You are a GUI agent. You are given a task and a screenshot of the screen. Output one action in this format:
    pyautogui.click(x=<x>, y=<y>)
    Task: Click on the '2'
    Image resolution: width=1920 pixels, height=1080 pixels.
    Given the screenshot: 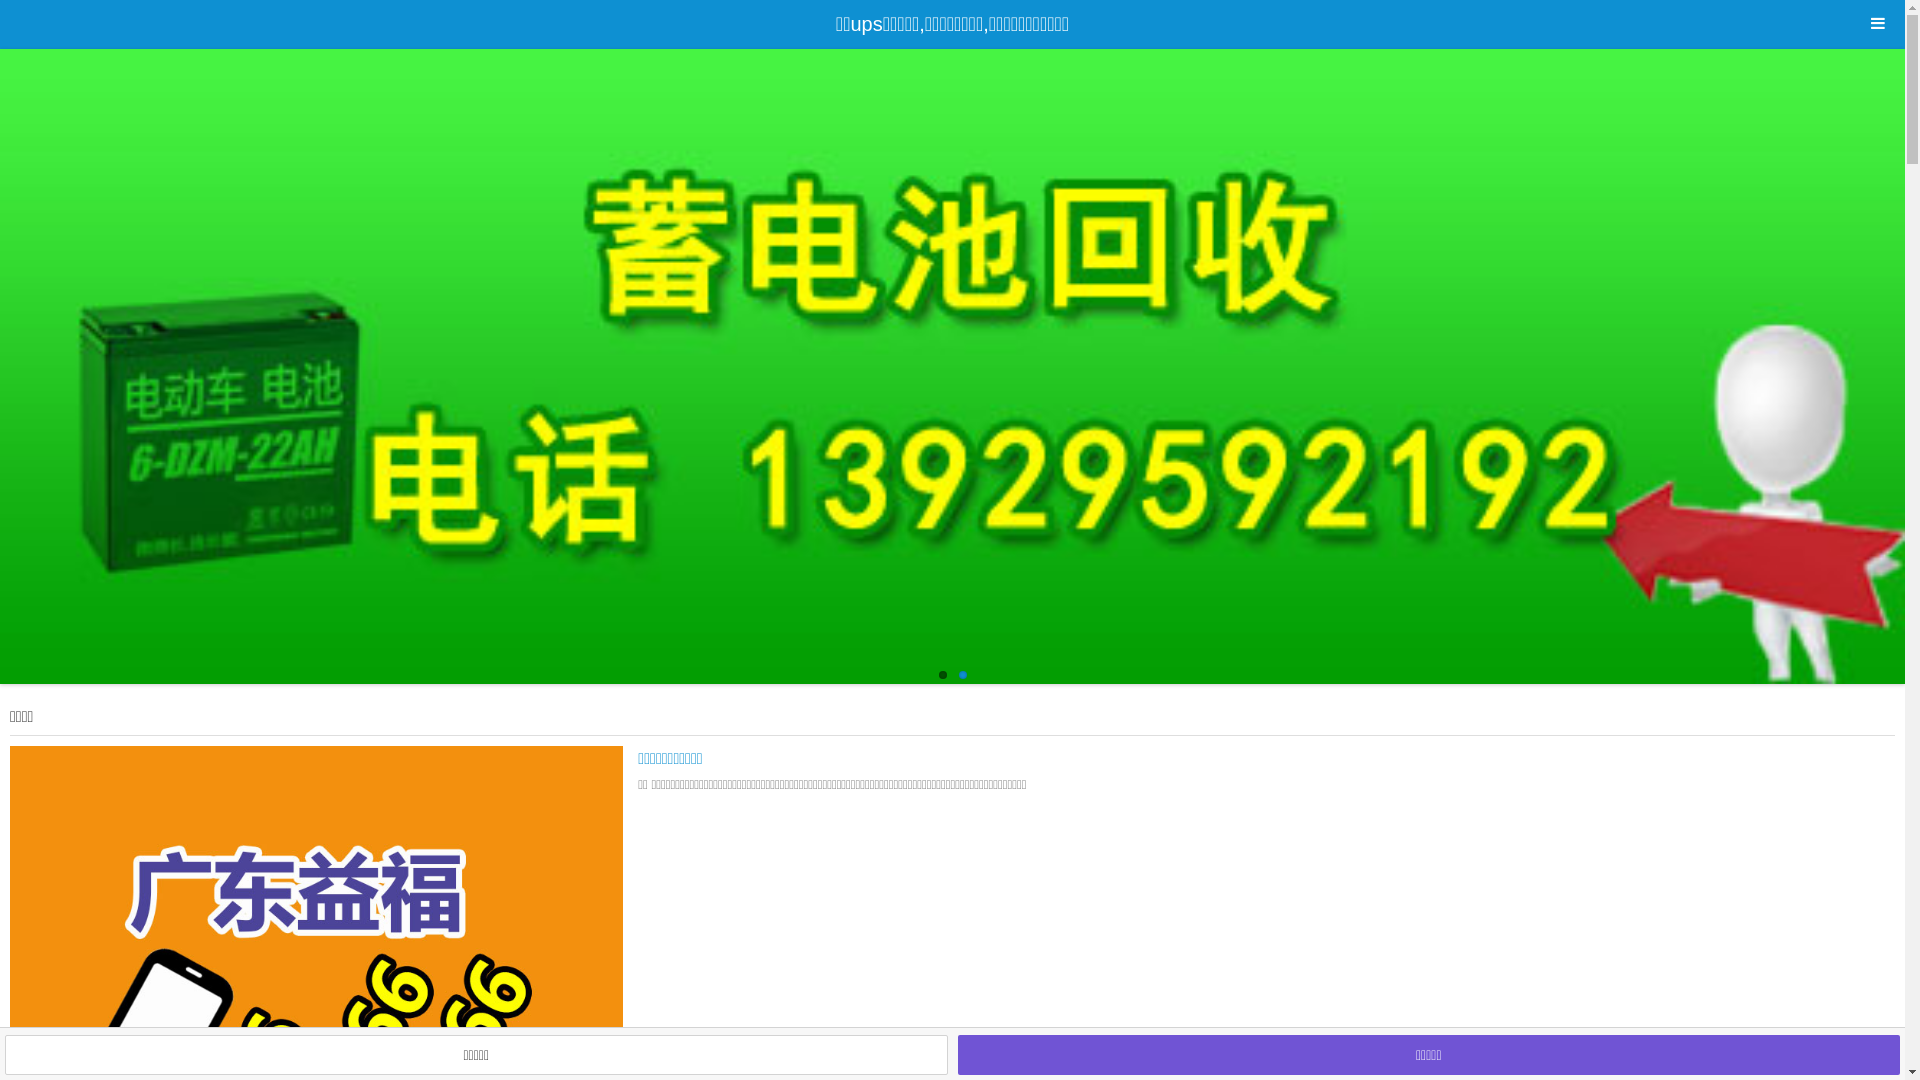 What is the action you would take?
    pyautogui.click(x=961, y=675)
    